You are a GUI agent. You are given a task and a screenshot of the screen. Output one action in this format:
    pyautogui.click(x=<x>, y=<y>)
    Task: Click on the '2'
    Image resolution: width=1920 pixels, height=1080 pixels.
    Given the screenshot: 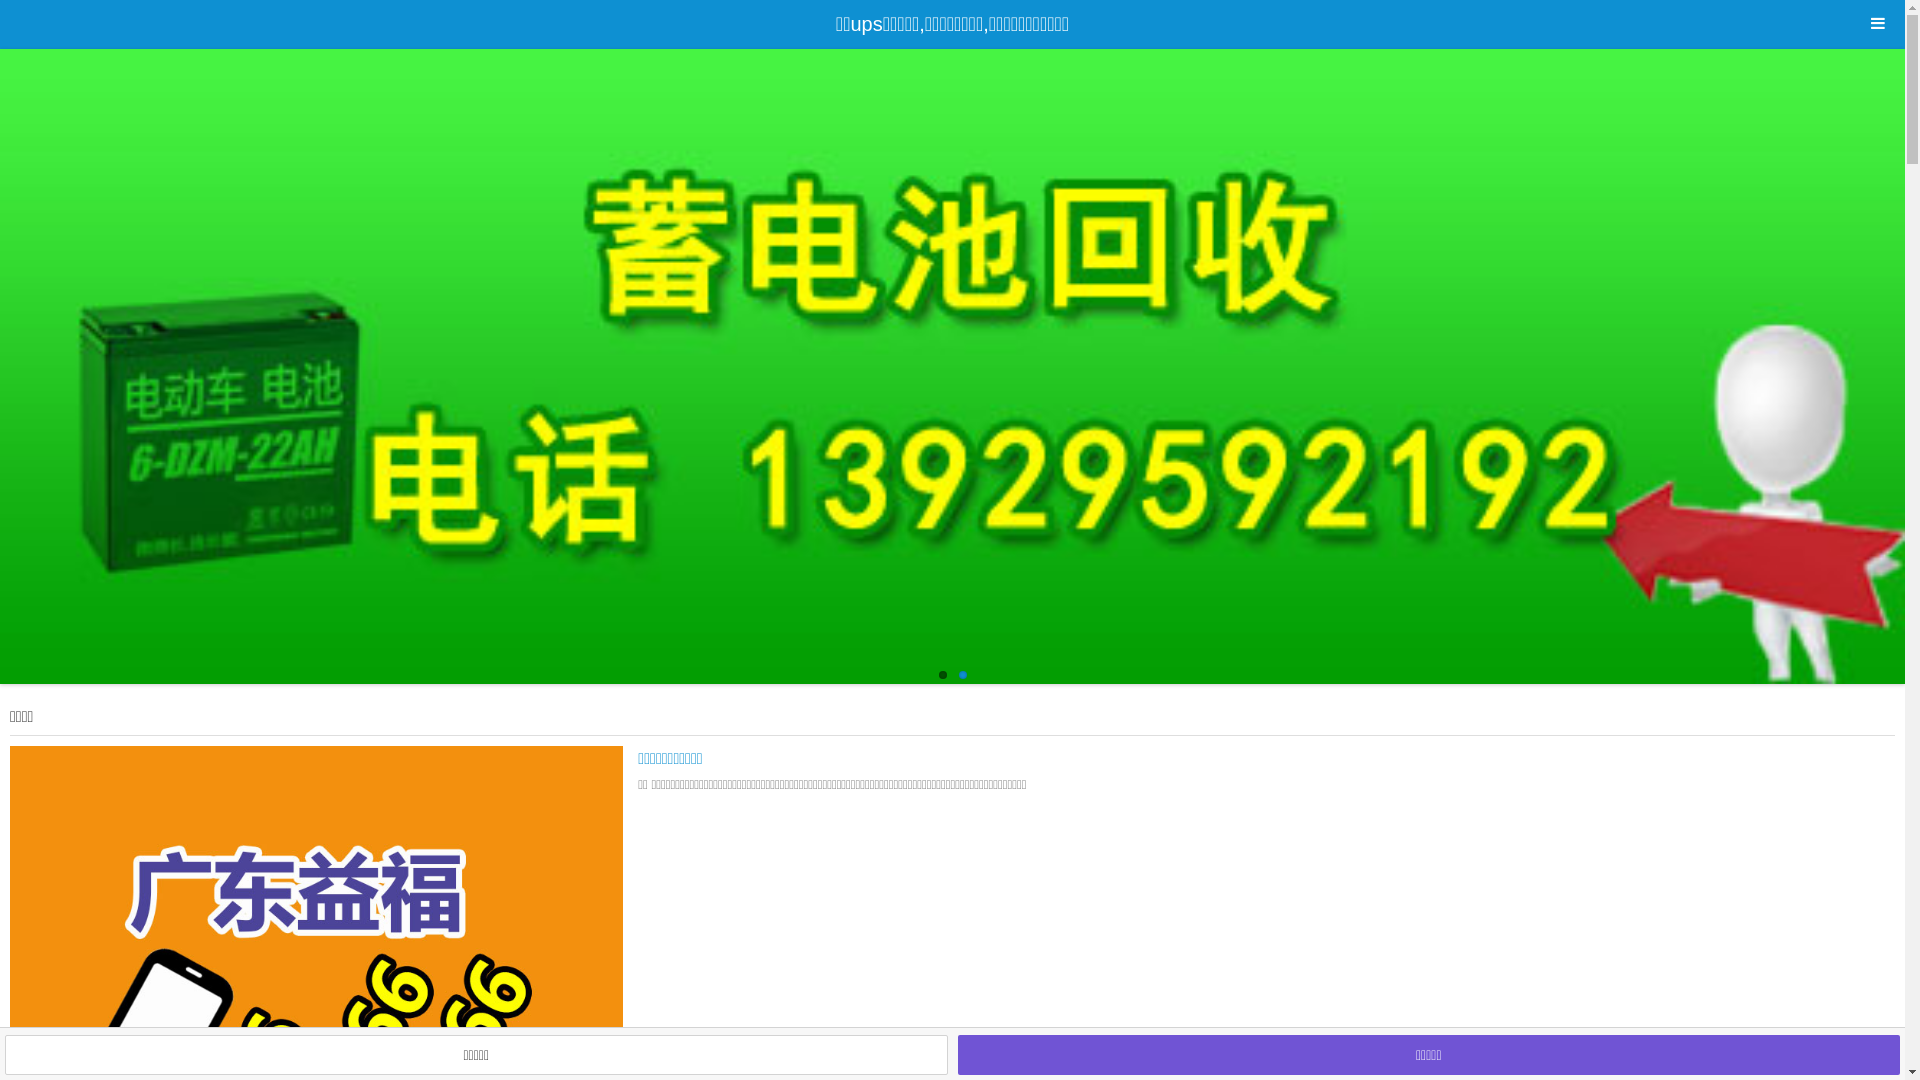 What is the action you would take?
    pyautogui.click(x=961, y=675)
    